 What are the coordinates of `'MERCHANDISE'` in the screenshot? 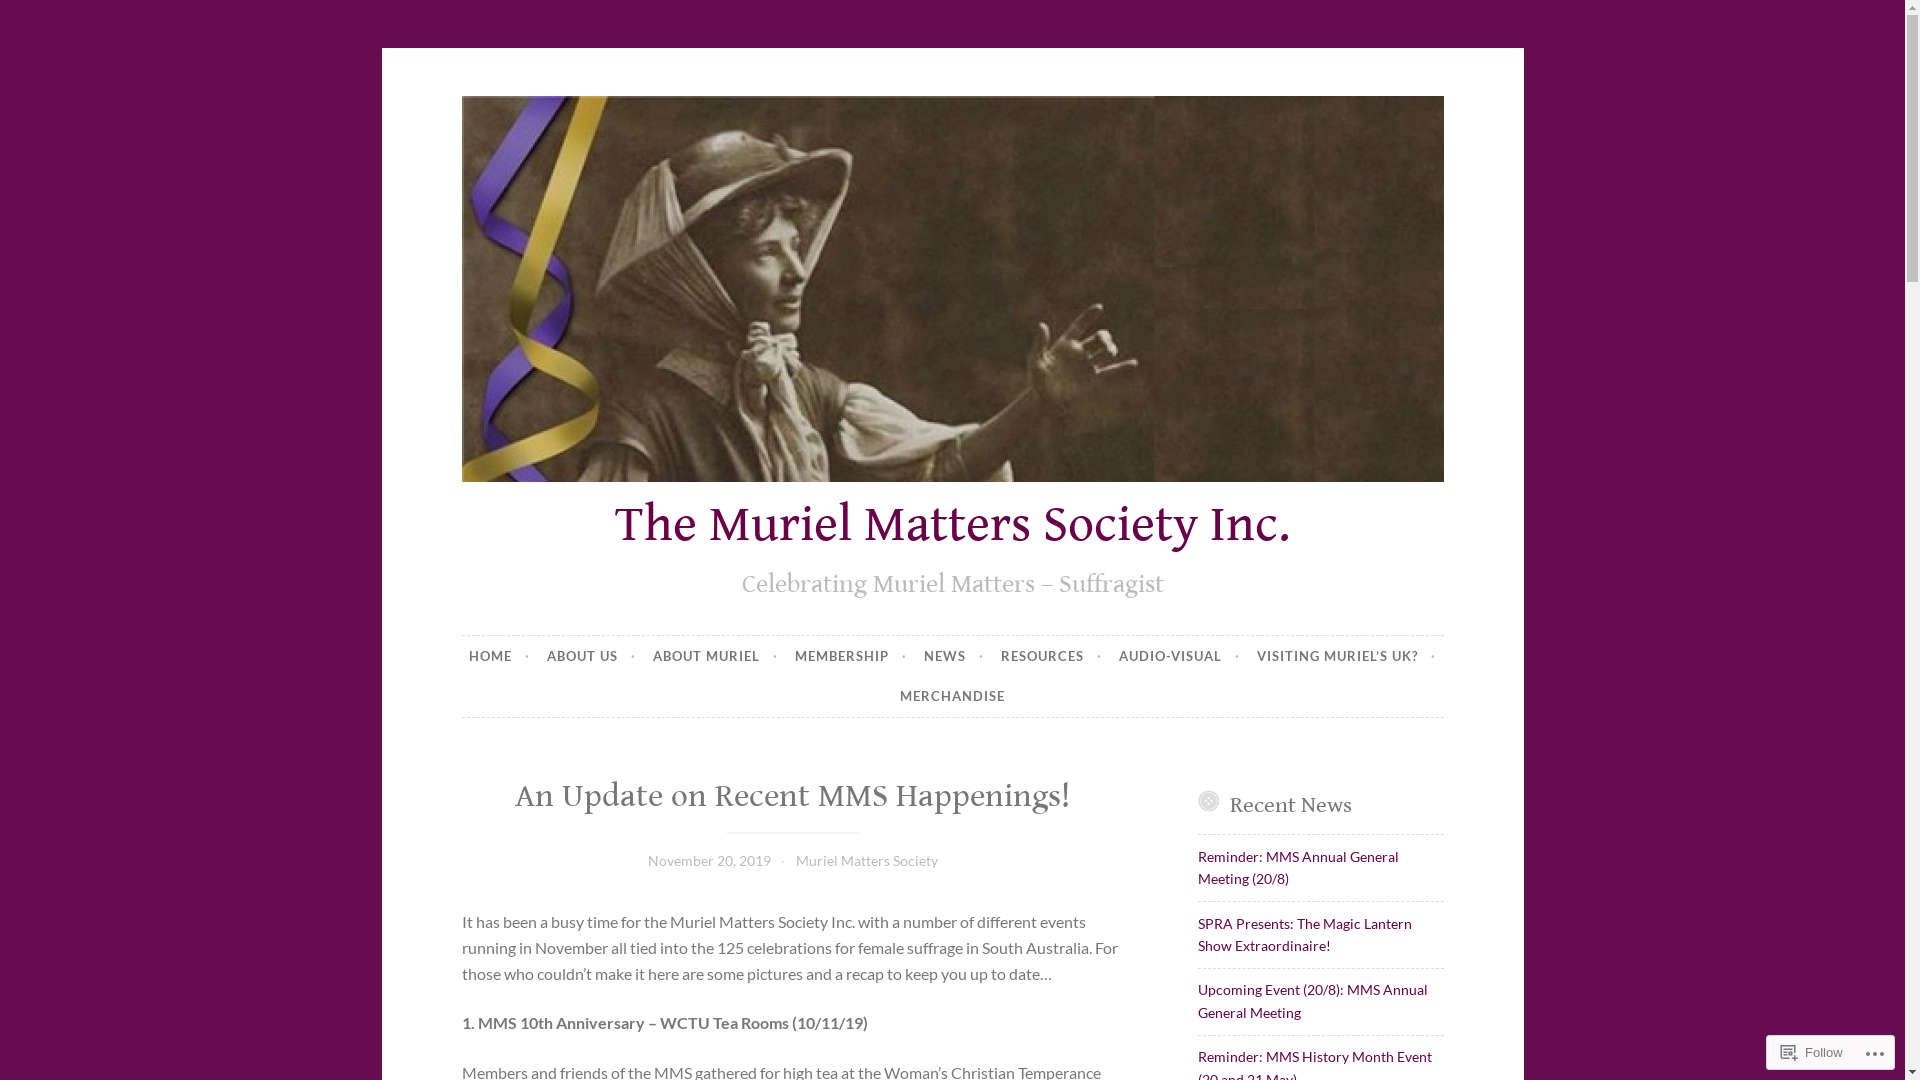 It's located at (951, 696).